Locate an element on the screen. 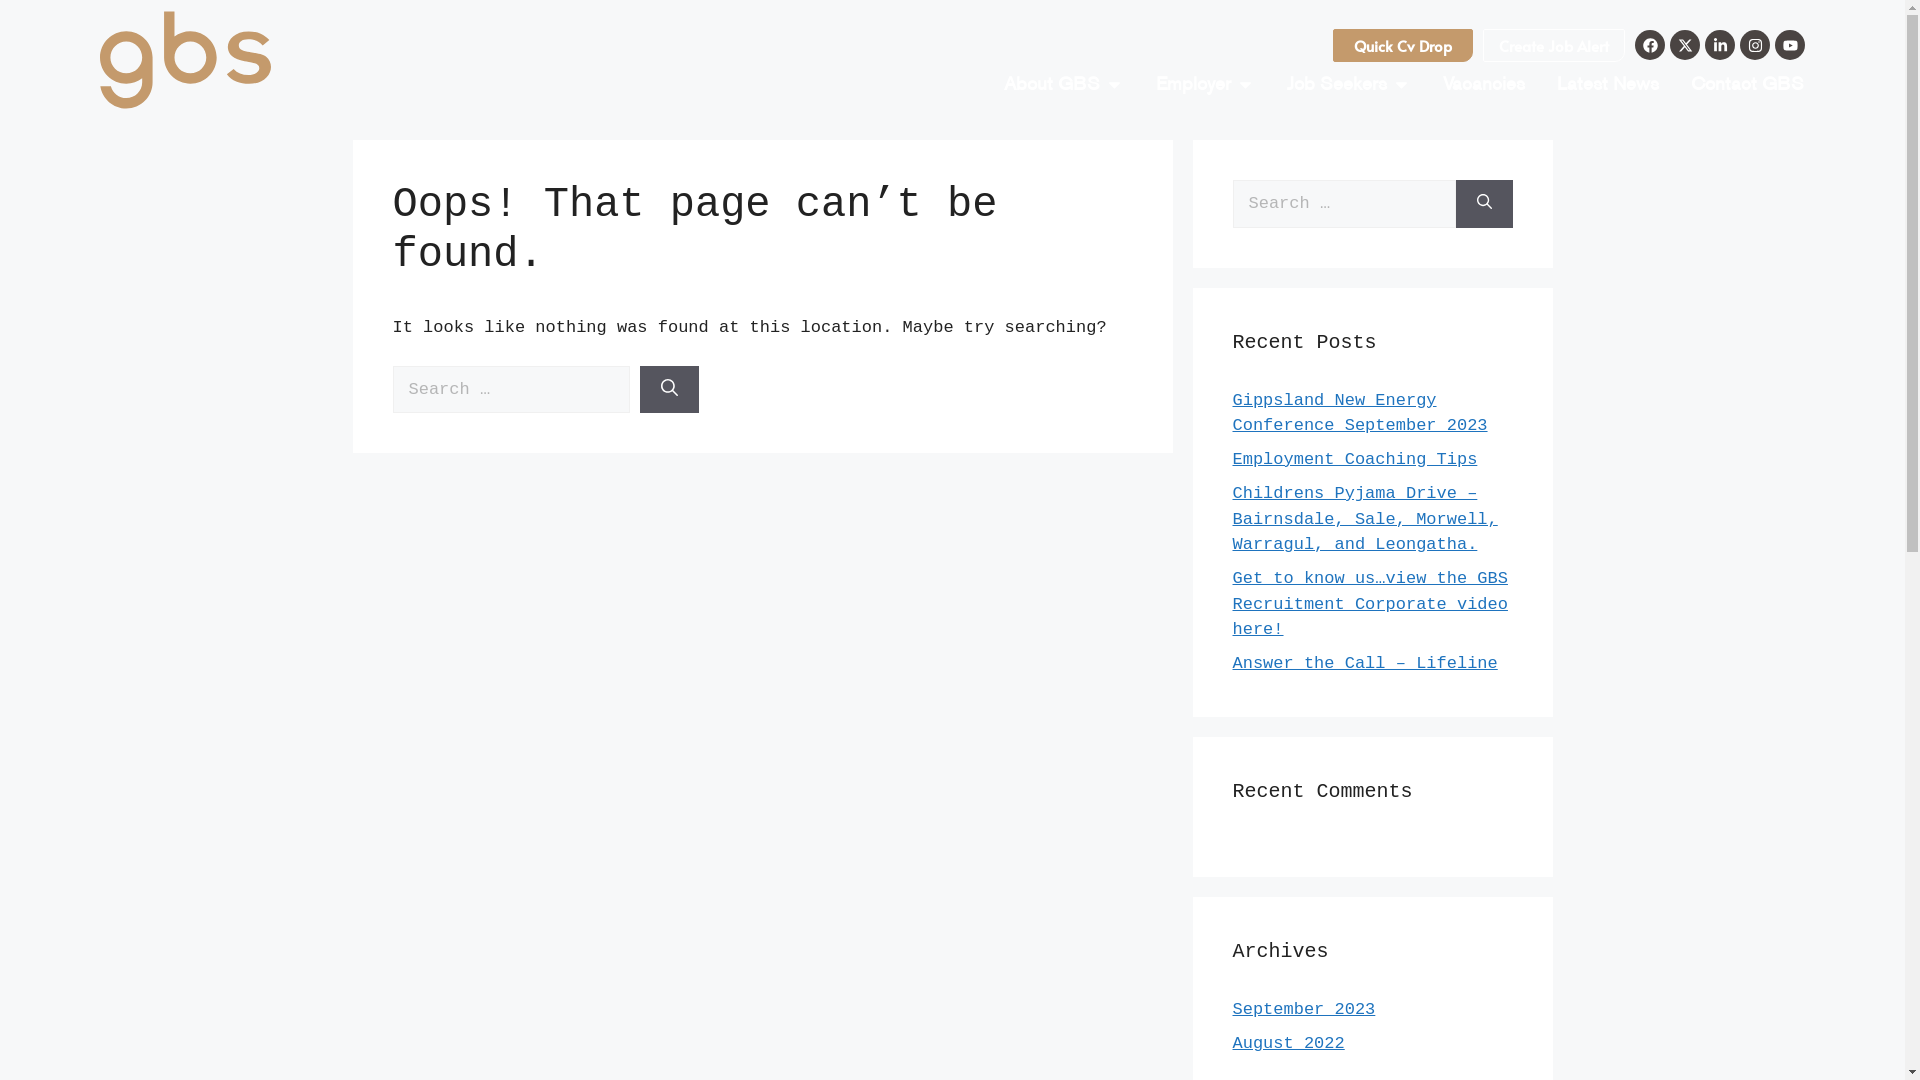  'Vacancies' is located at coordinates (1443, 83).